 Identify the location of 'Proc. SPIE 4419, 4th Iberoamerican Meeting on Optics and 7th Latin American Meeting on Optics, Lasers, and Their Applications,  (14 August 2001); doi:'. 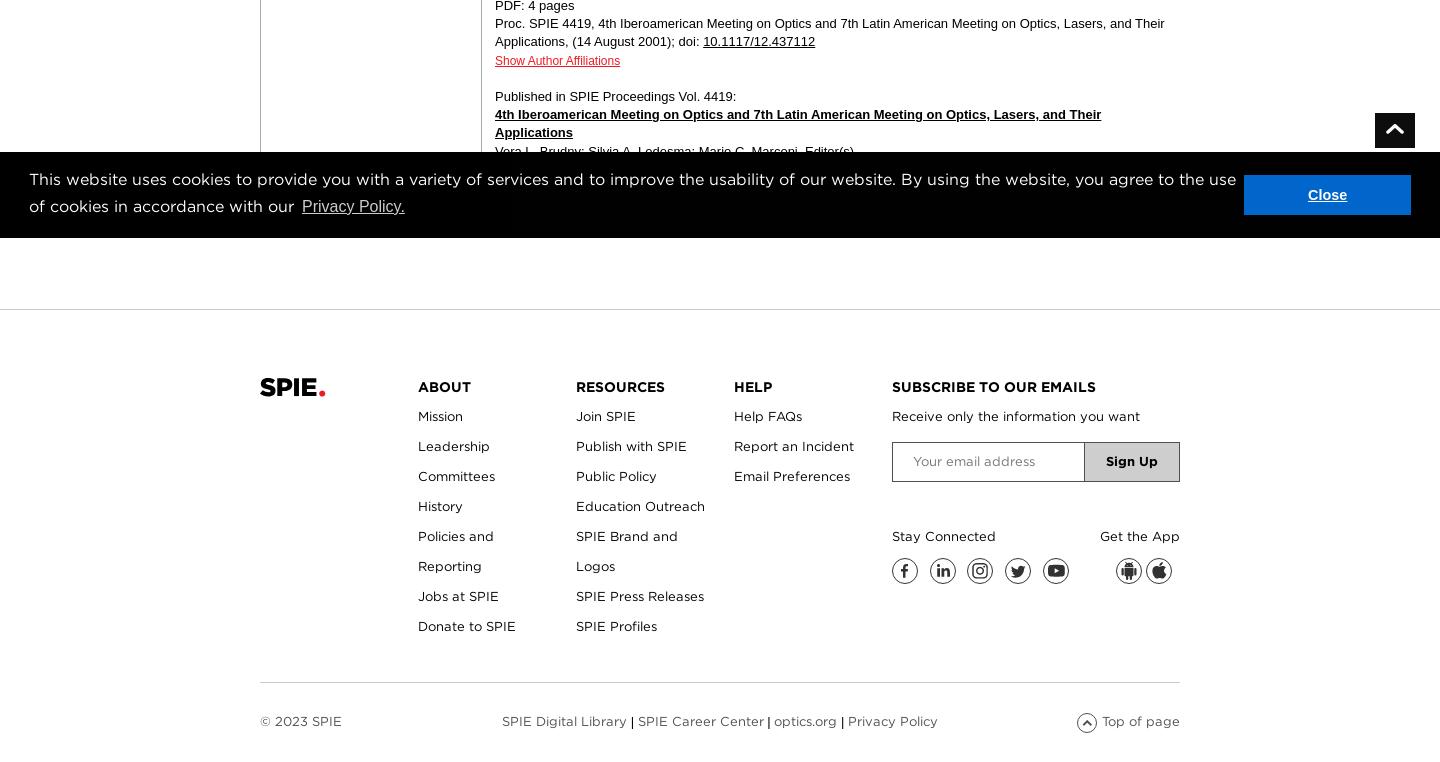
(494, 31).